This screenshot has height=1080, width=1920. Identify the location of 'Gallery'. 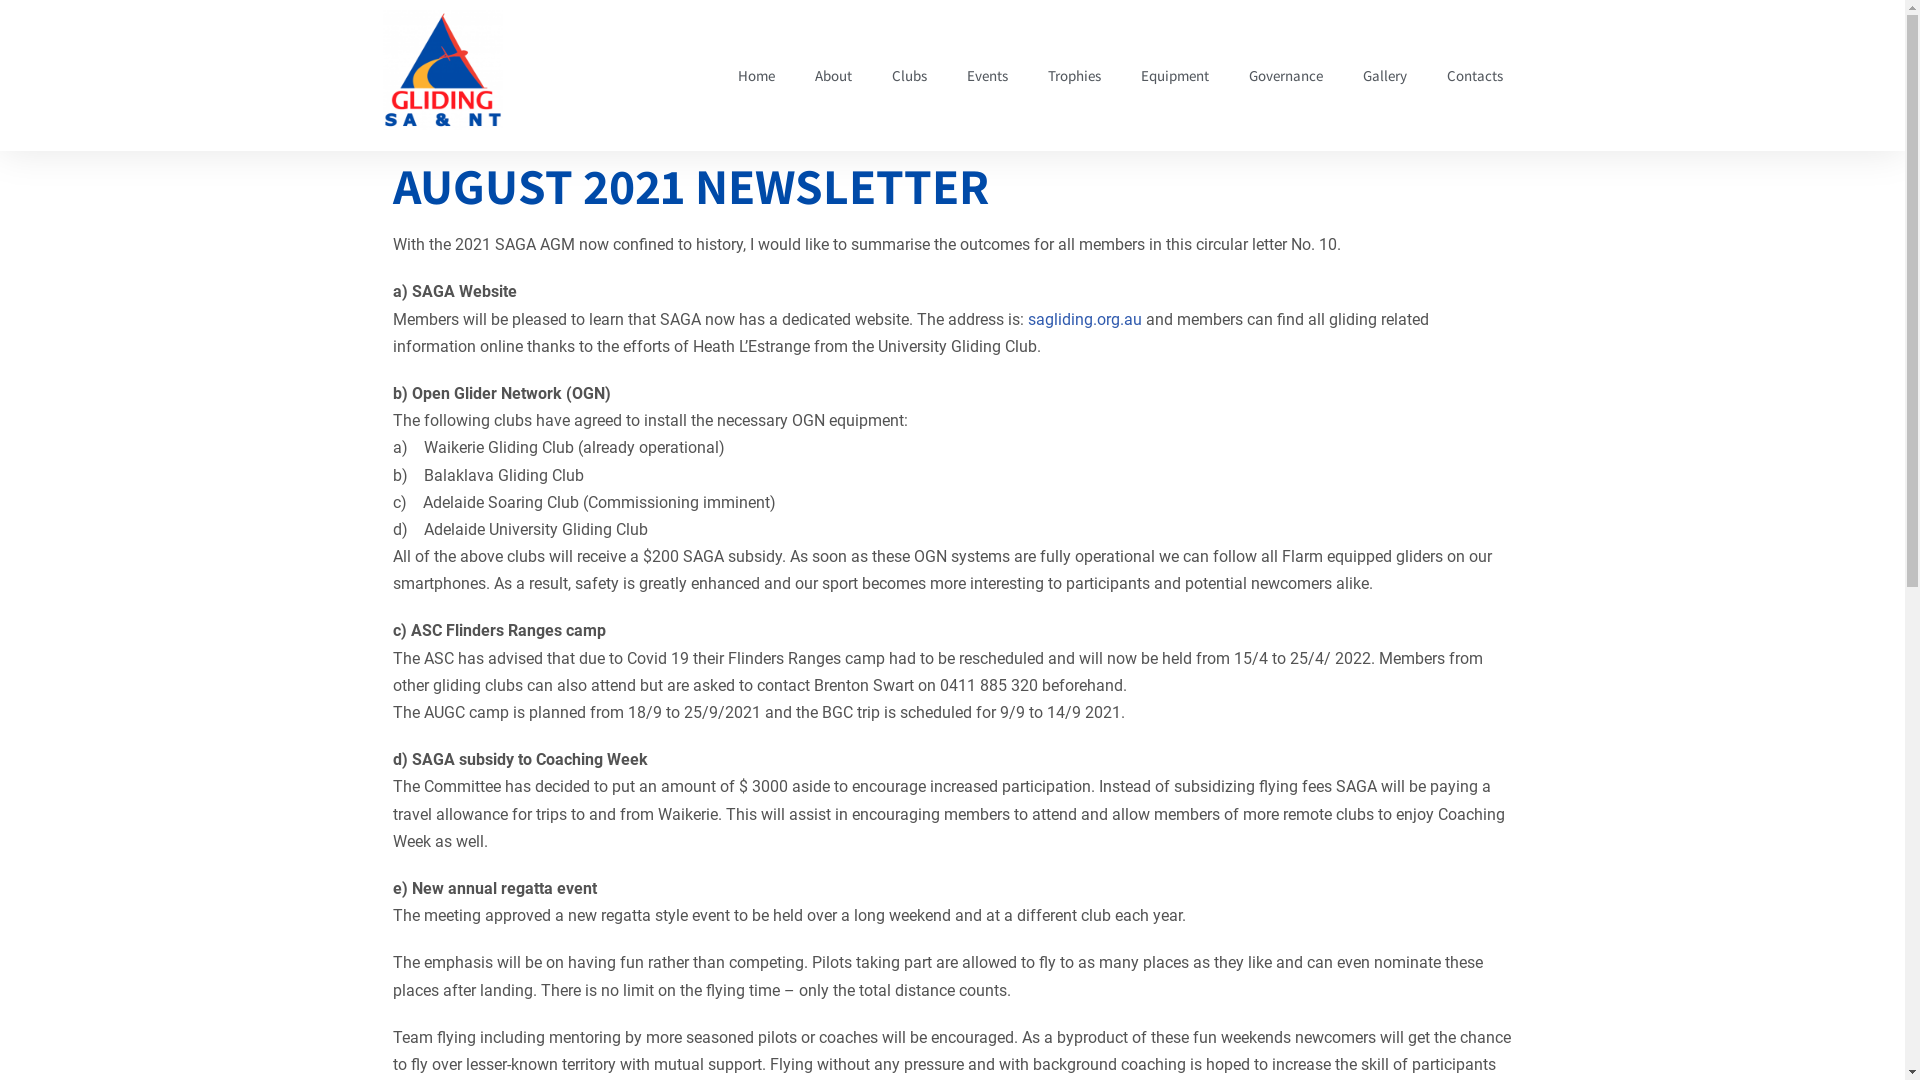
(1382, 75).